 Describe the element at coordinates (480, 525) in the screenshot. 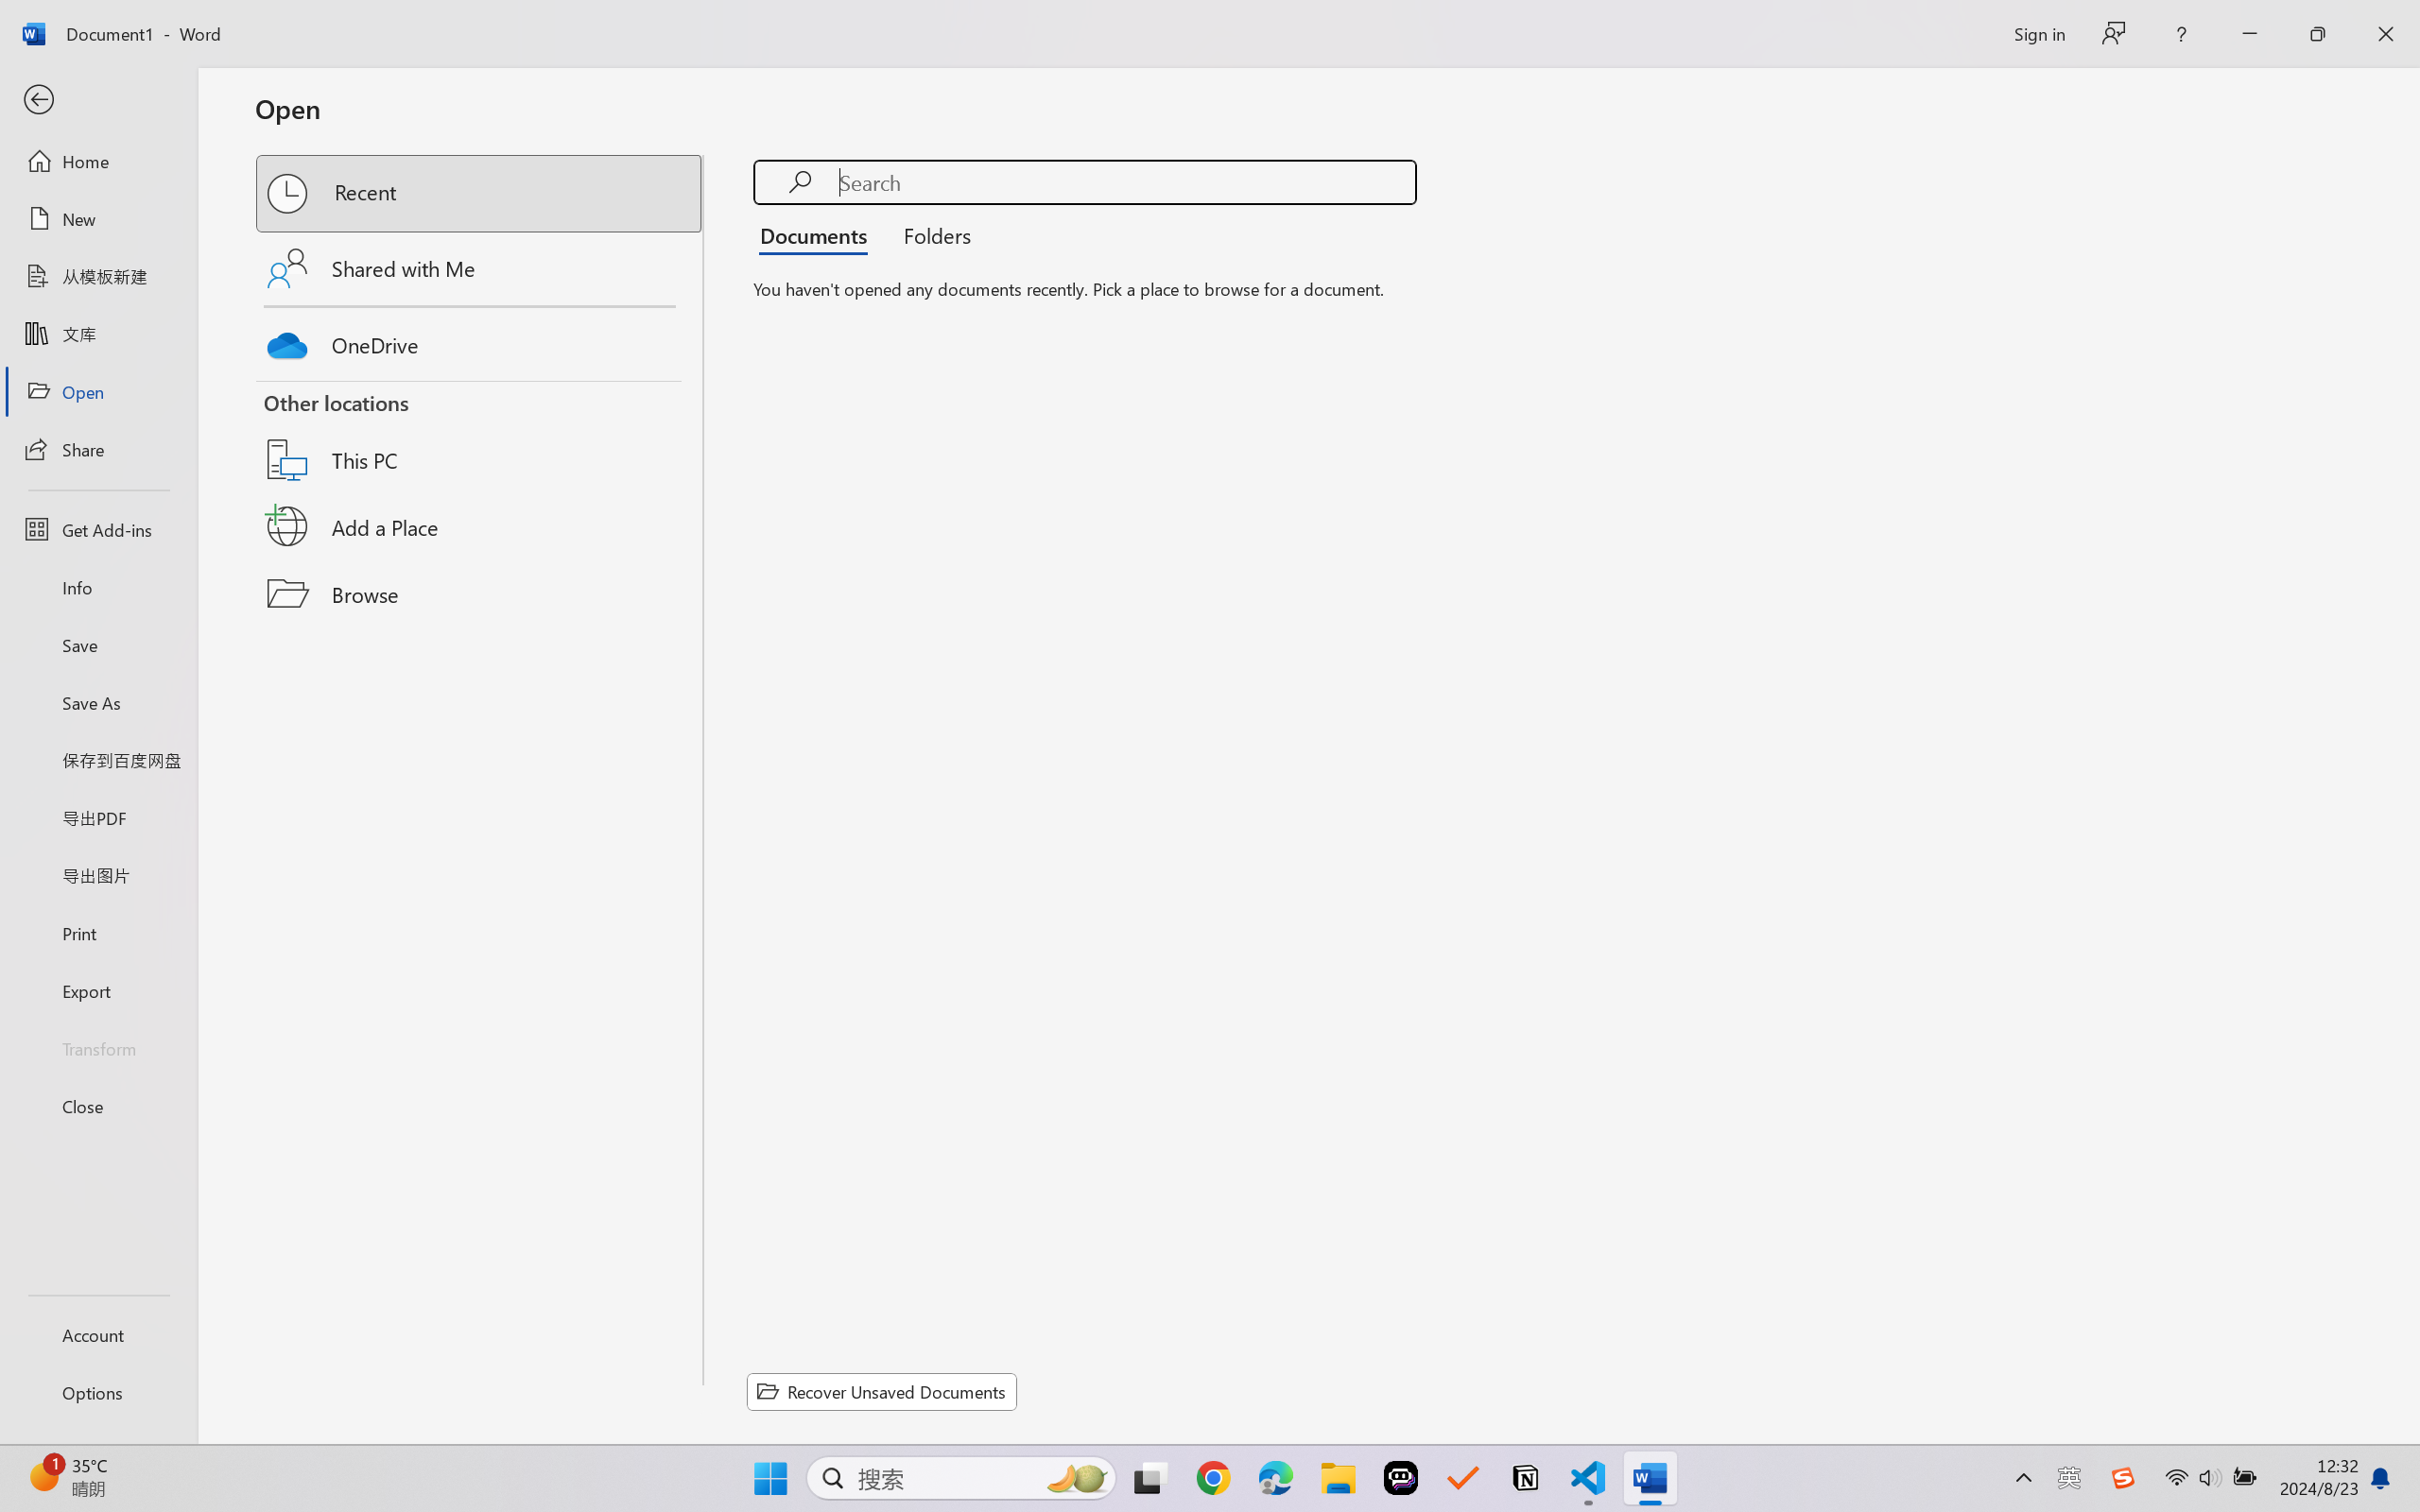

I see `'Add a Place'` at that location.